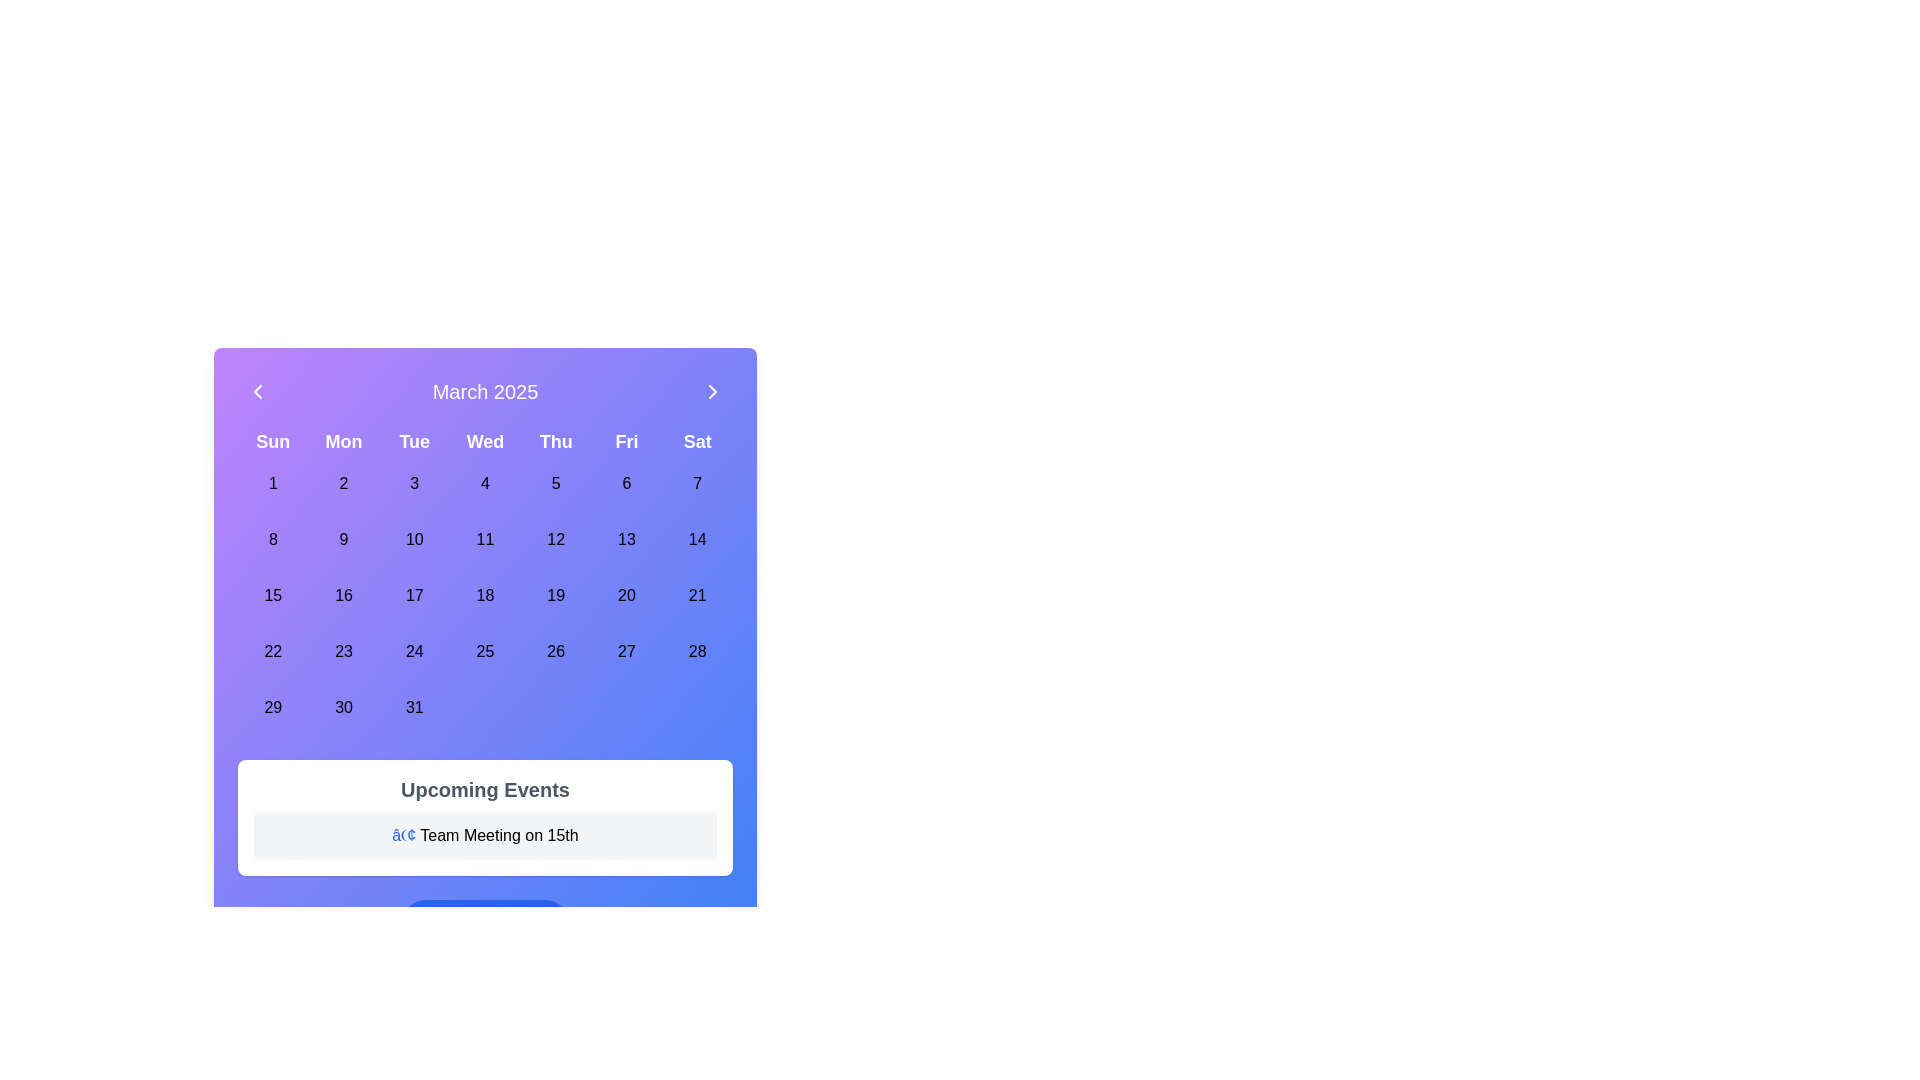  I want to click on the rounded rectangular Calendar date button displaying '5', located in the March 2025 calendar grid interface, to visualize the hover effect, so click(556, 483).